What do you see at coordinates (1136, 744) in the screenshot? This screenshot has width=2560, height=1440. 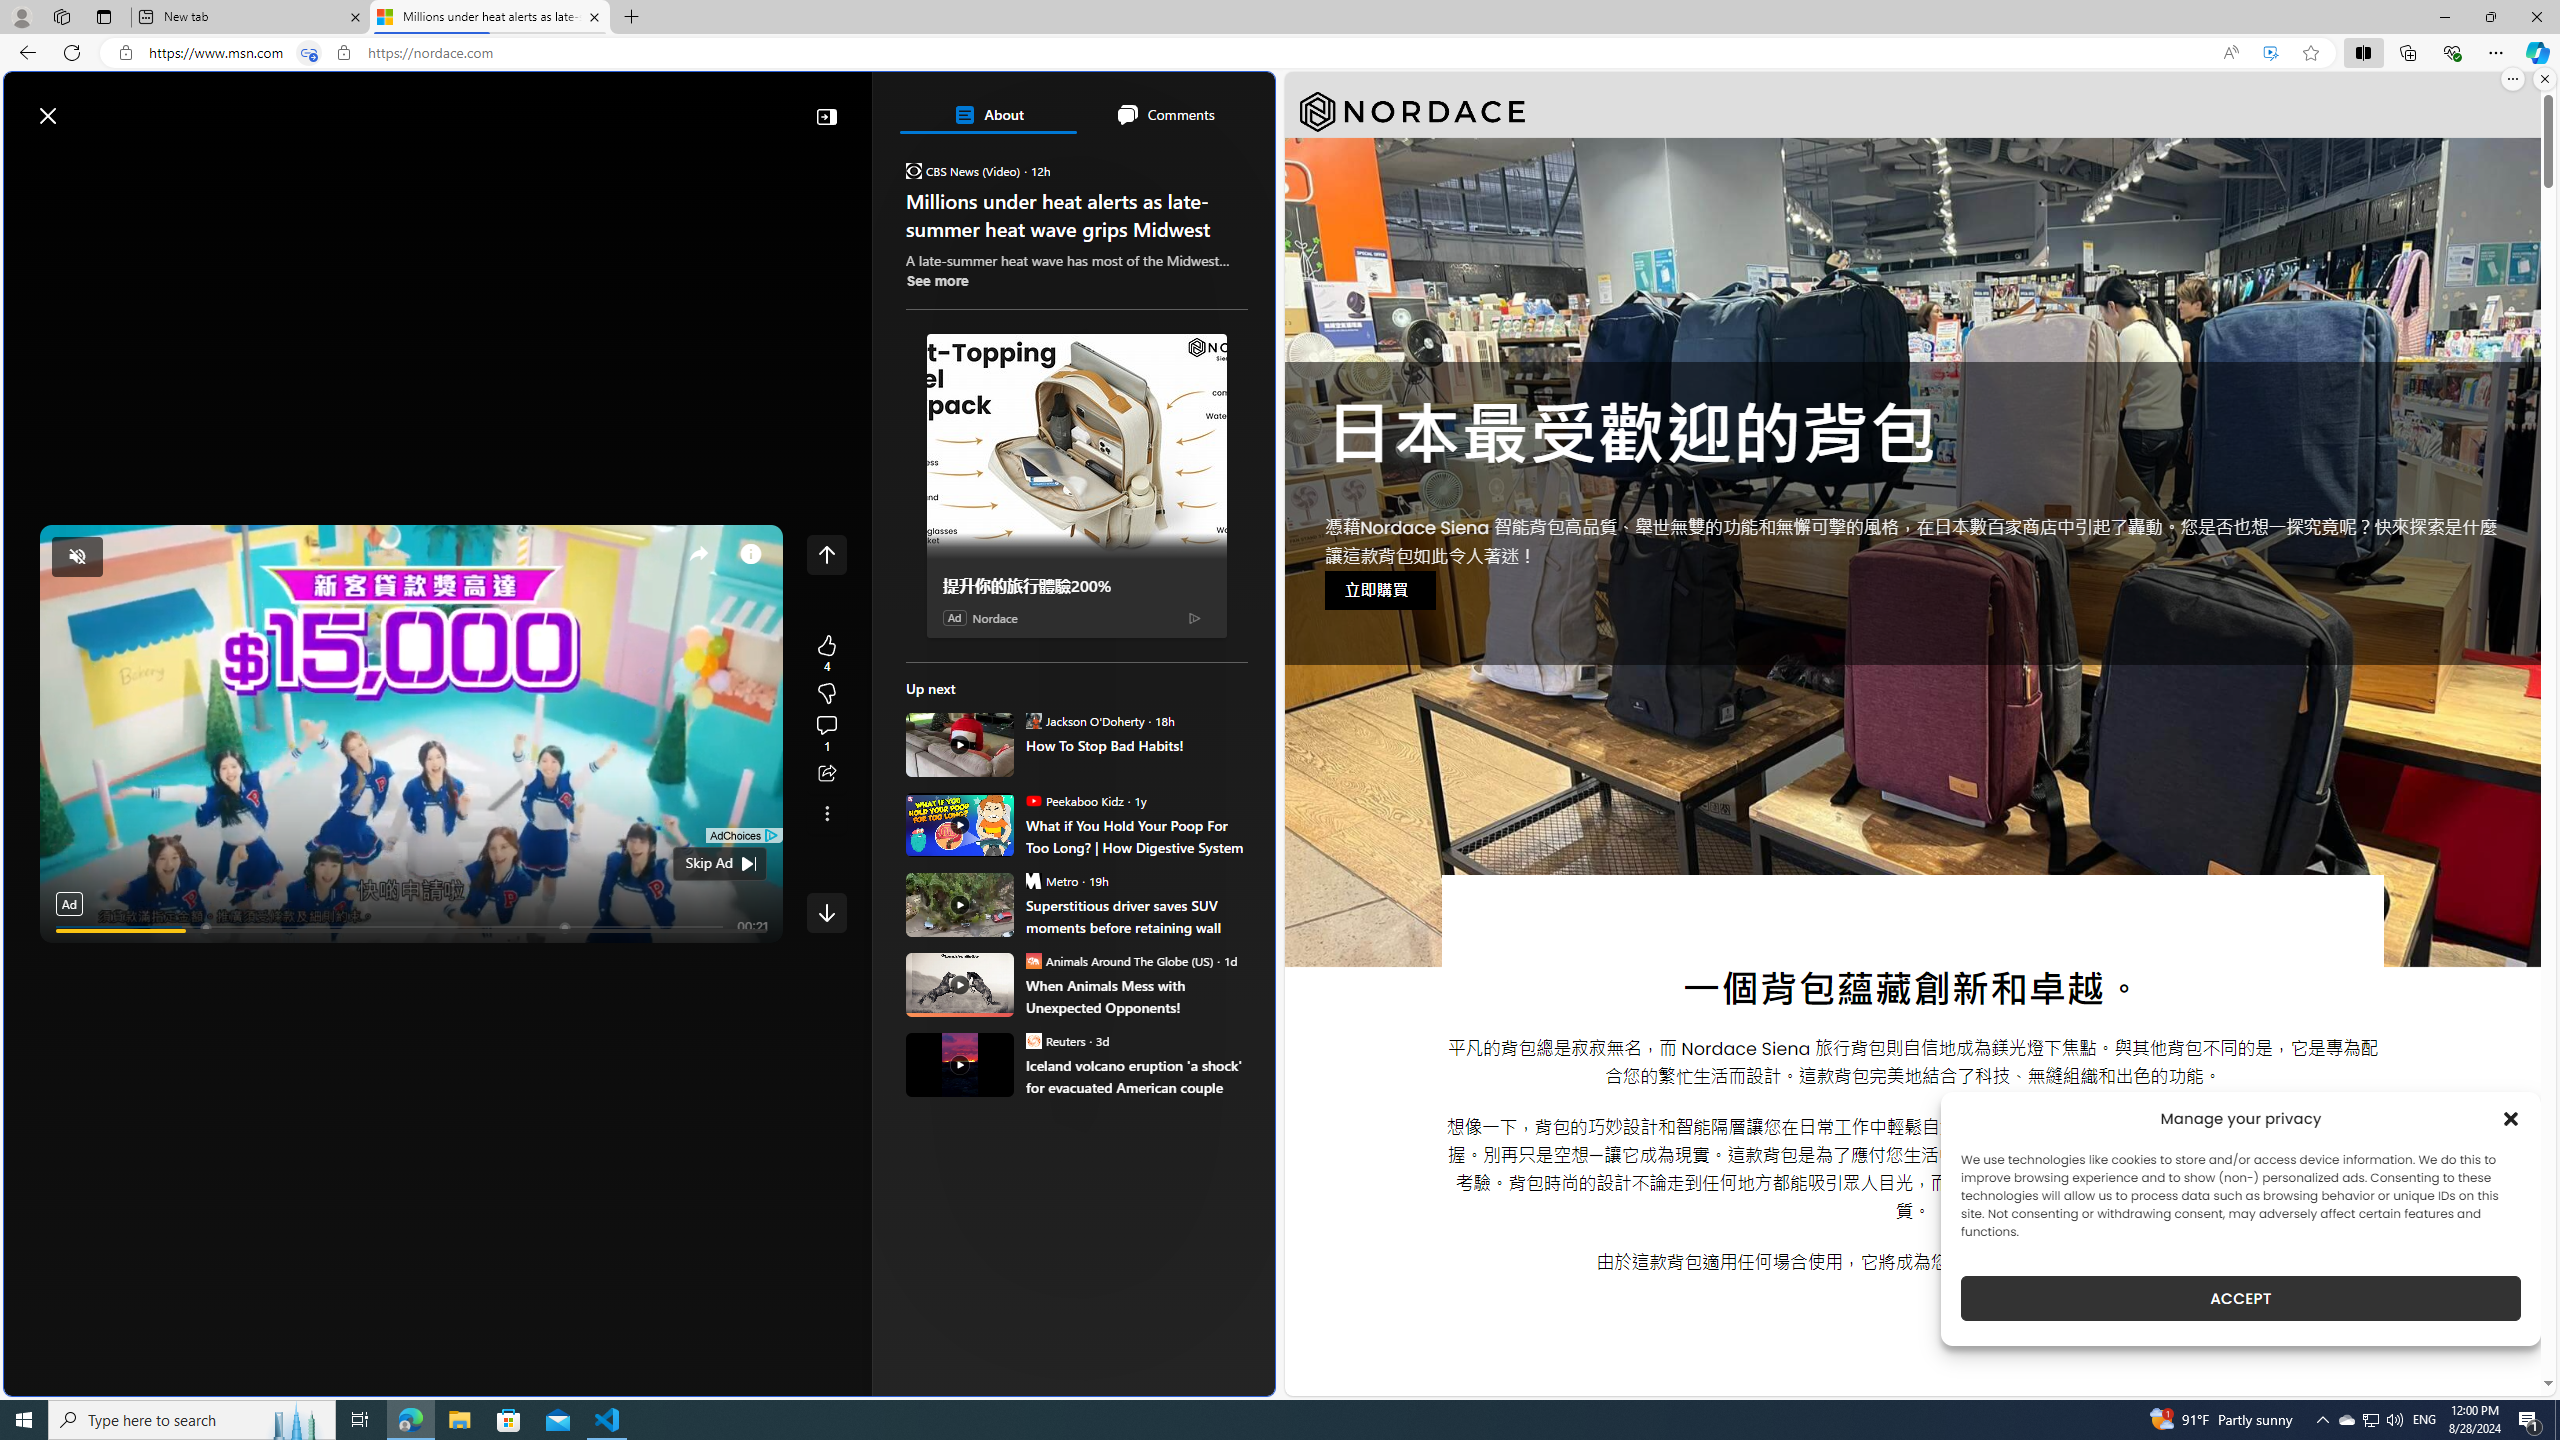 I see `'How To Stop Bad Habits!'` at bounding box center [1136, 744].